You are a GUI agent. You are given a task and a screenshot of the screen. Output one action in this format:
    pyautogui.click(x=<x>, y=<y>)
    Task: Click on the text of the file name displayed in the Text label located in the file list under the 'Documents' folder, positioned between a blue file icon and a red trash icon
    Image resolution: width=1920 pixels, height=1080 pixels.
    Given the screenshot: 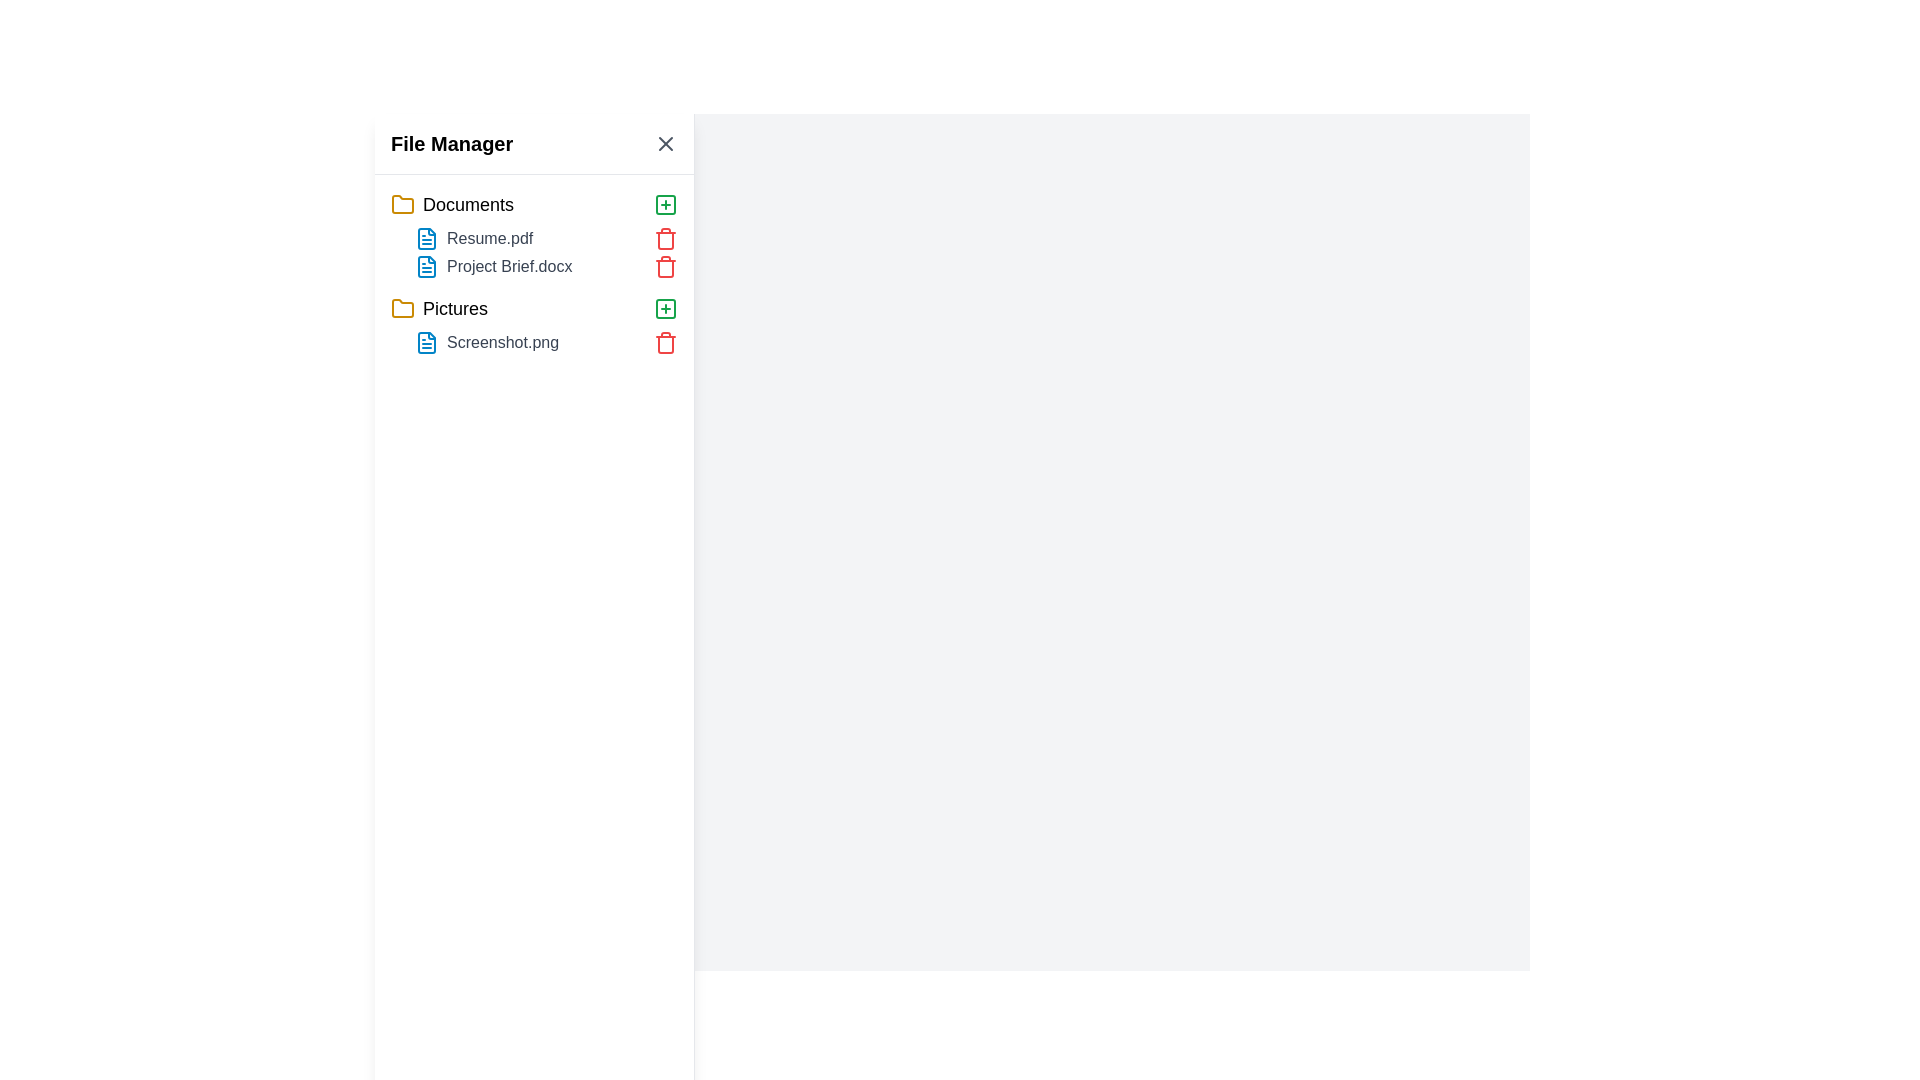 What is the action you would take?
    pyautogui.click(x=490, y=238)
    